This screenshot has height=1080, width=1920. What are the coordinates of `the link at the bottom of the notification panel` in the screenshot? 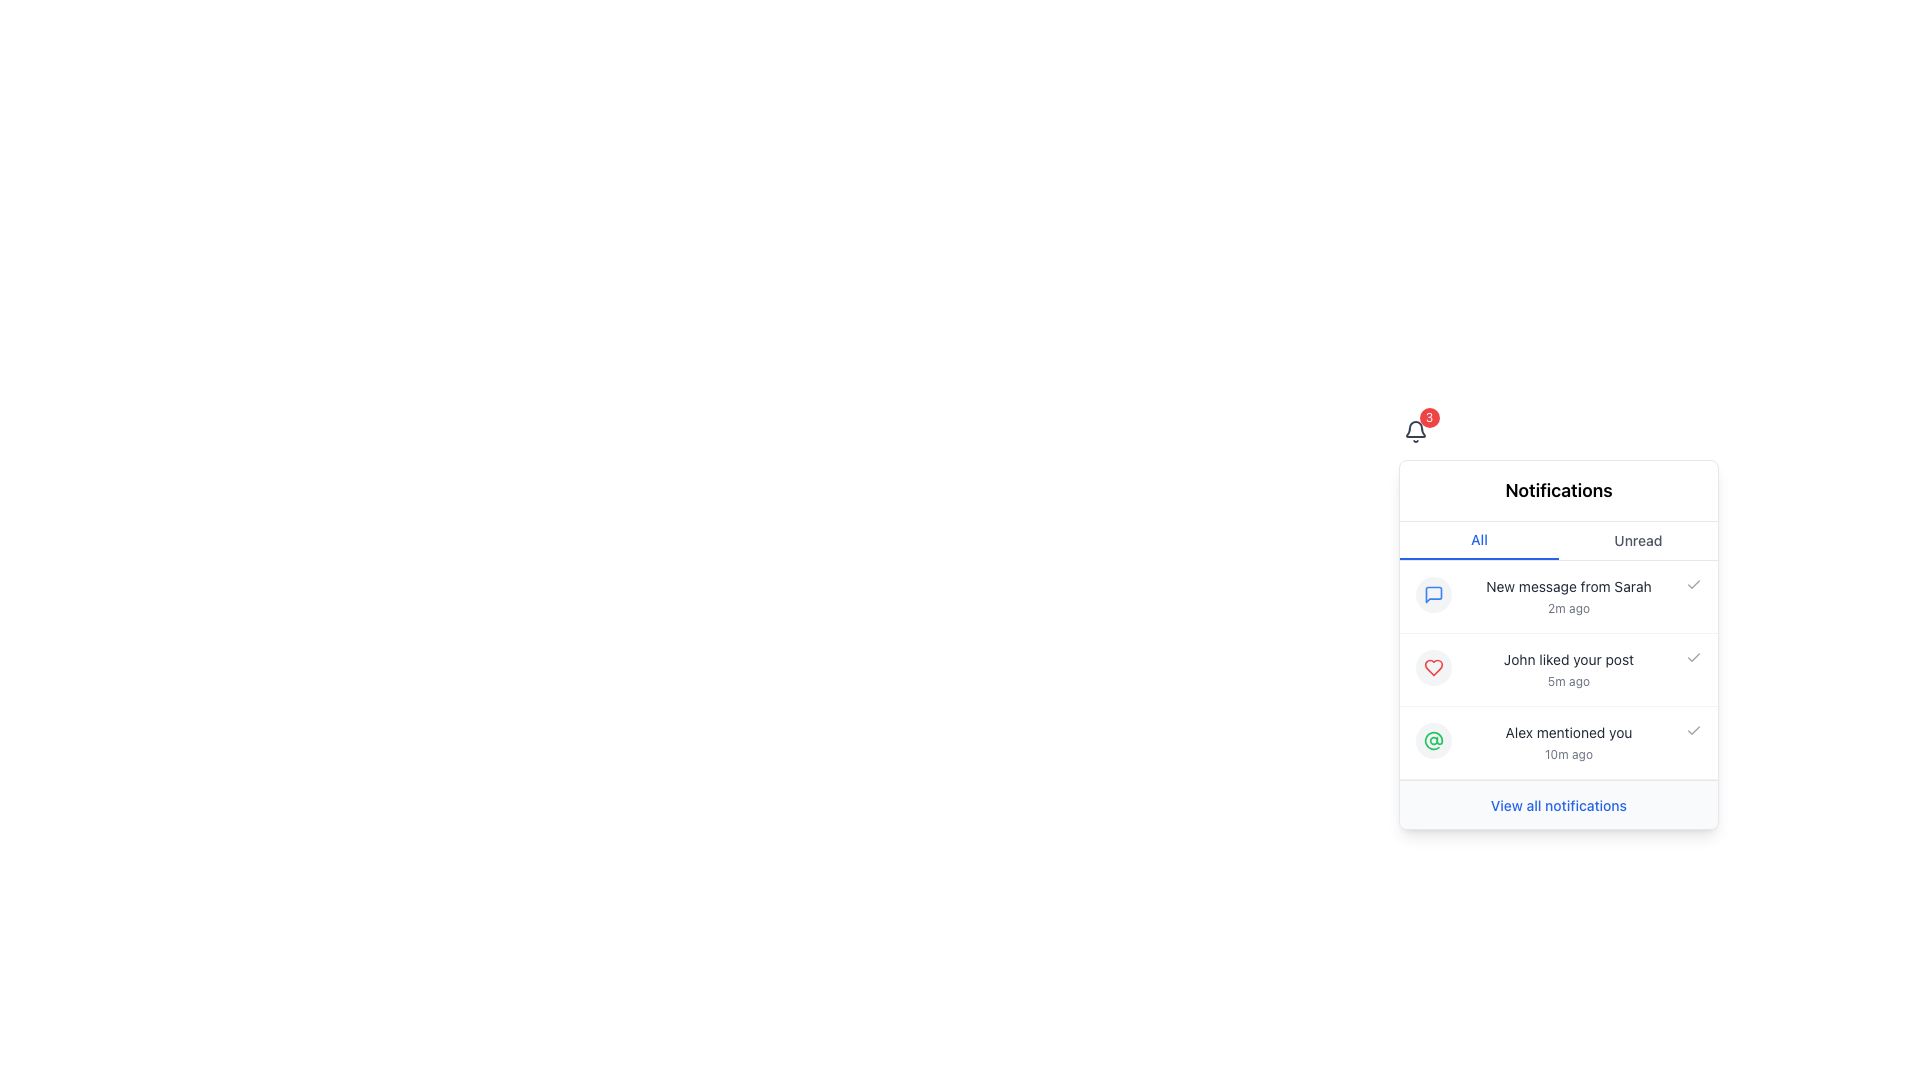 It's located at (1558, 805).